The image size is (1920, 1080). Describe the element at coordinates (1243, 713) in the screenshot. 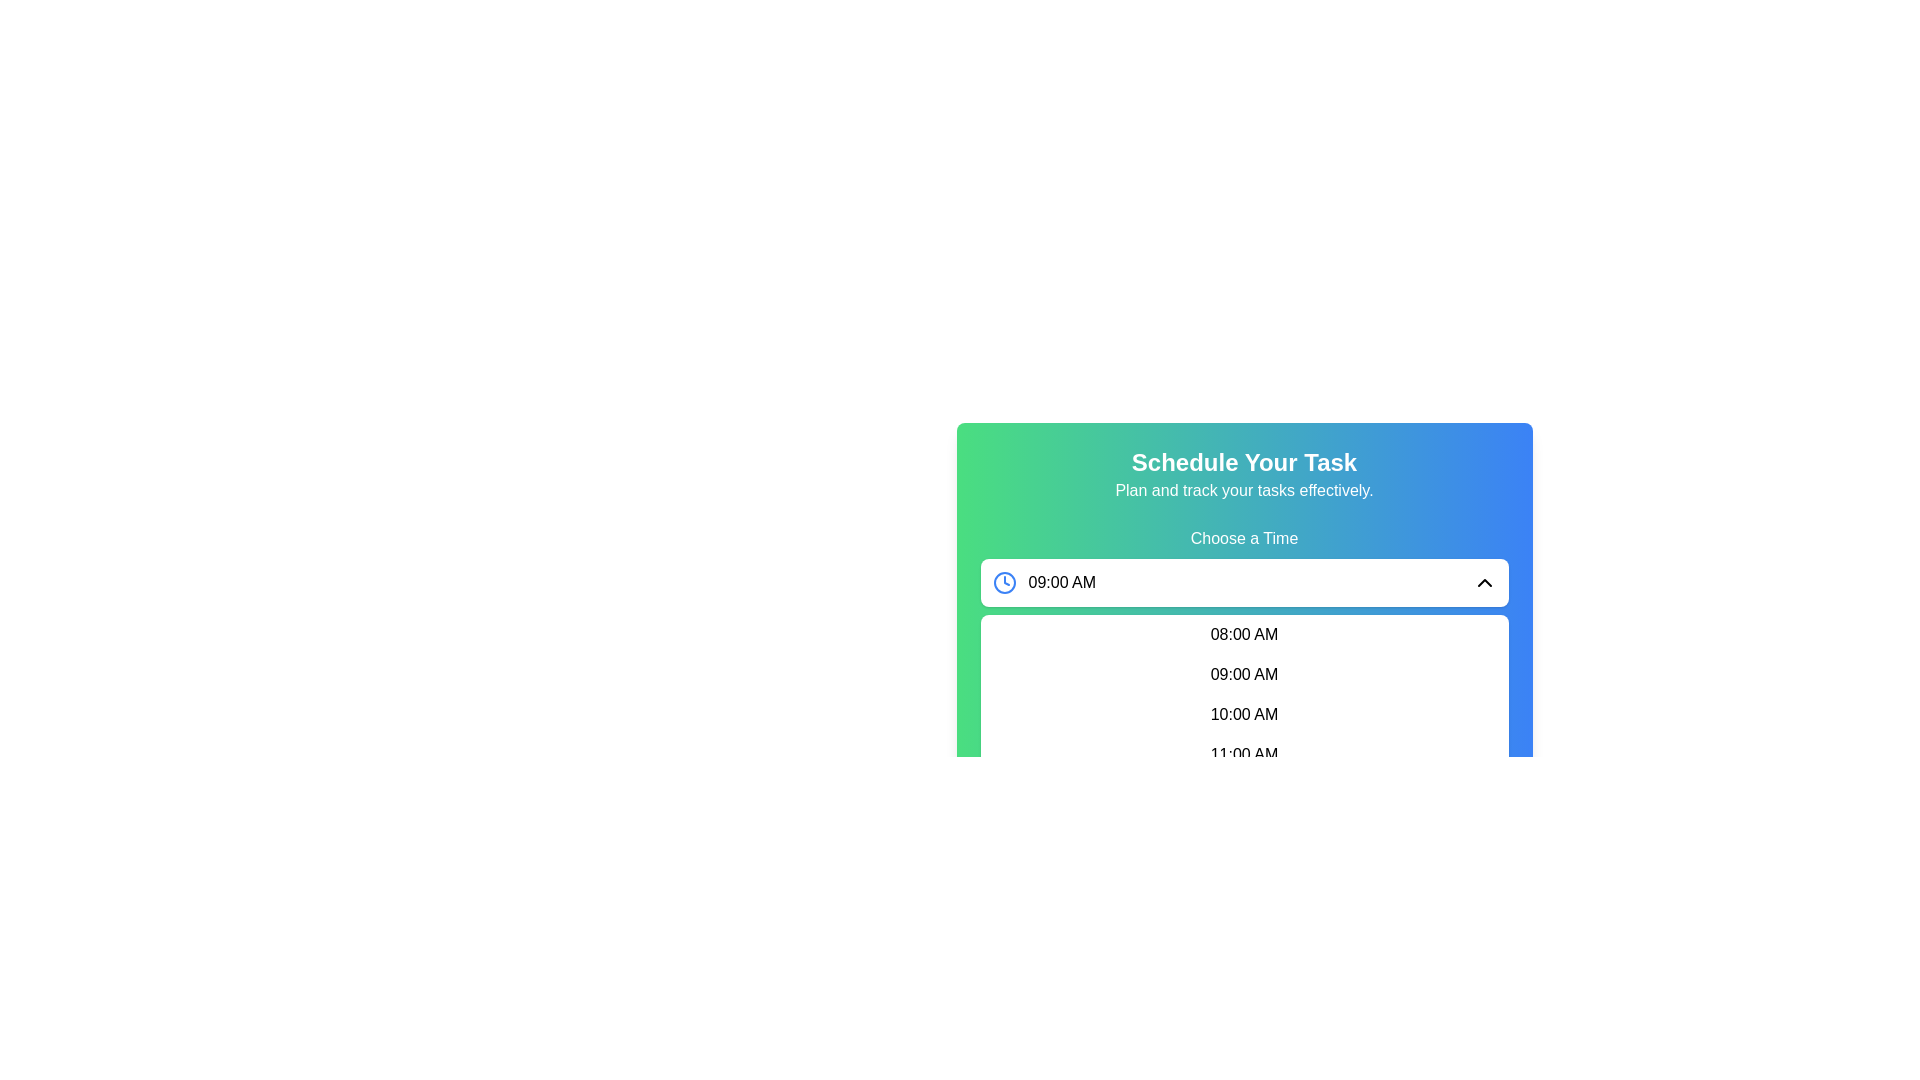

I see `the list item displaying '10:00 AM'` at that location.